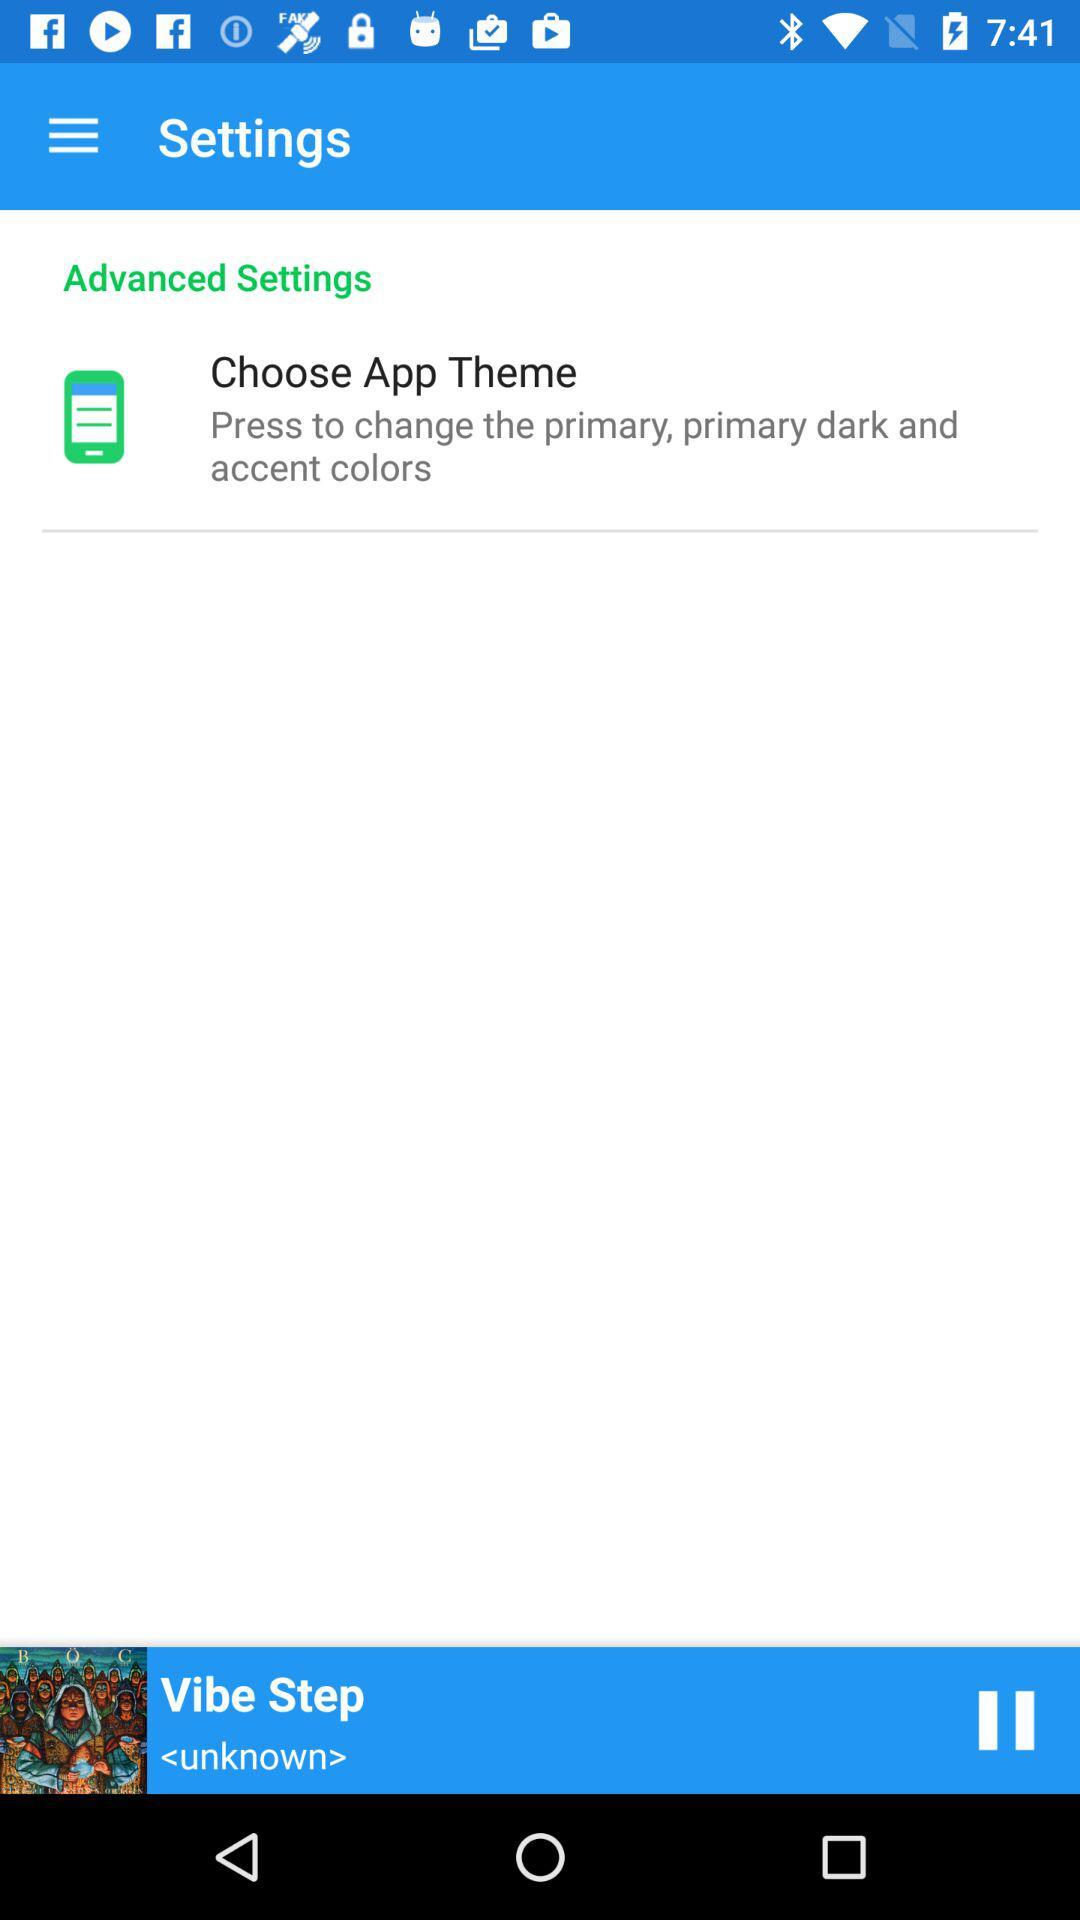  I want to click on pause song, so click(1006, 1719).